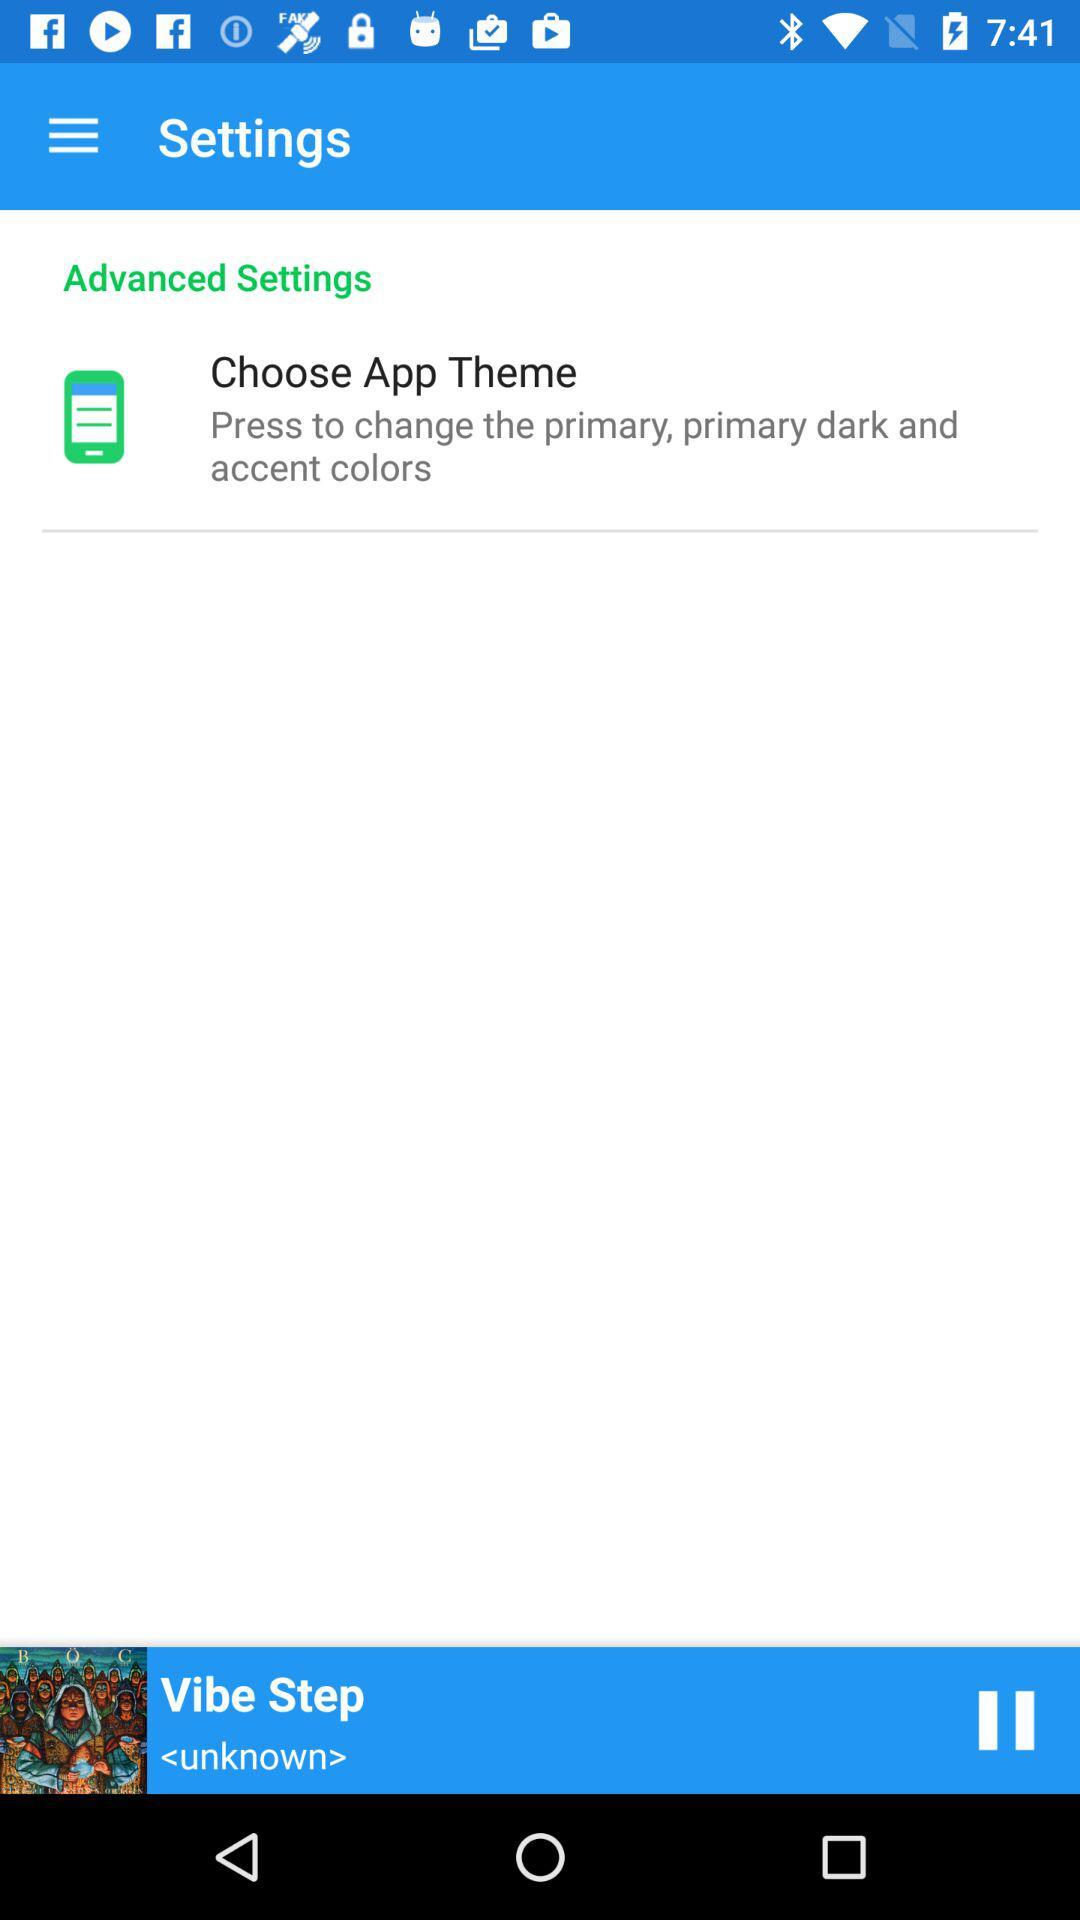  I want to click on pause song, so click(1006, 1719).